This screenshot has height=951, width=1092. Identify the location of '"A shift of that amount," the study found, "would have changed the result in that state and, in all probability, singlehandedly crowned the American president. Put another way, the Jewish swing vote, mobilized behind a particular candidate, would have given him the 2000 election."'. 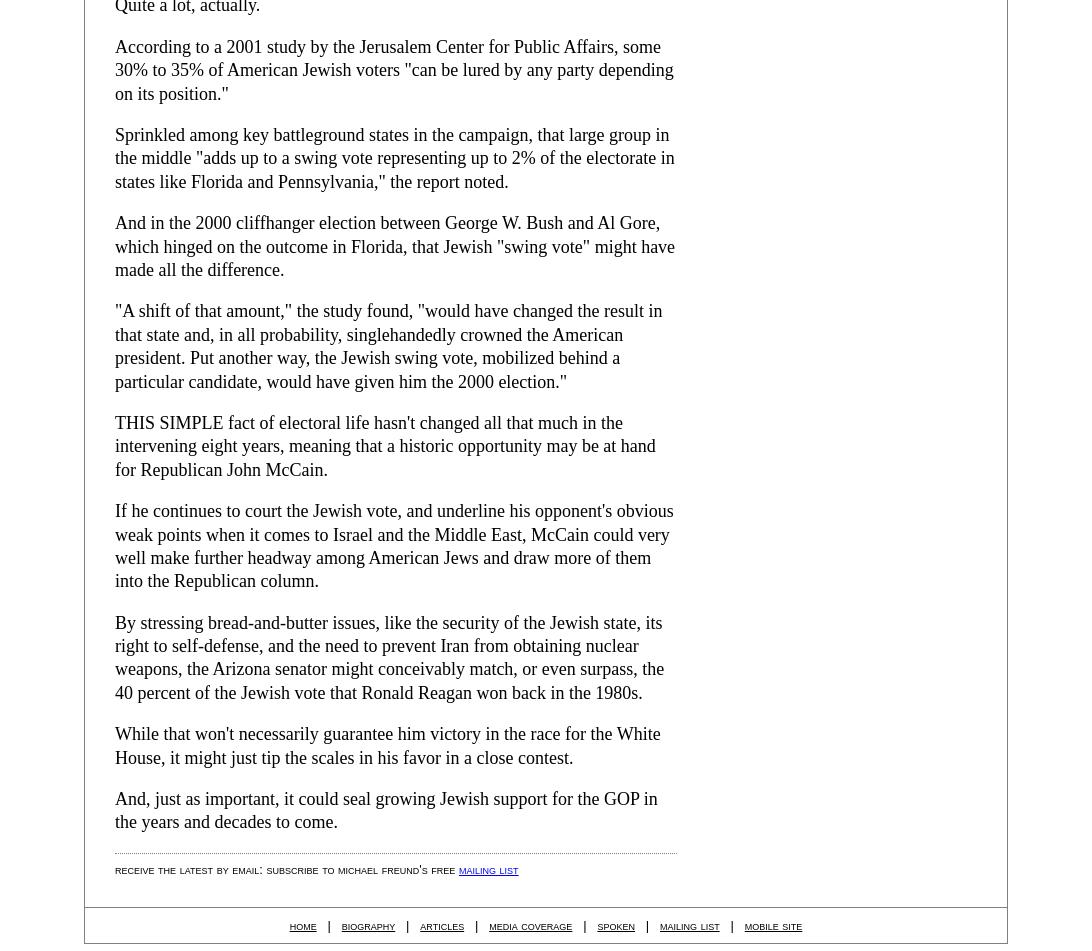
(388, 345).